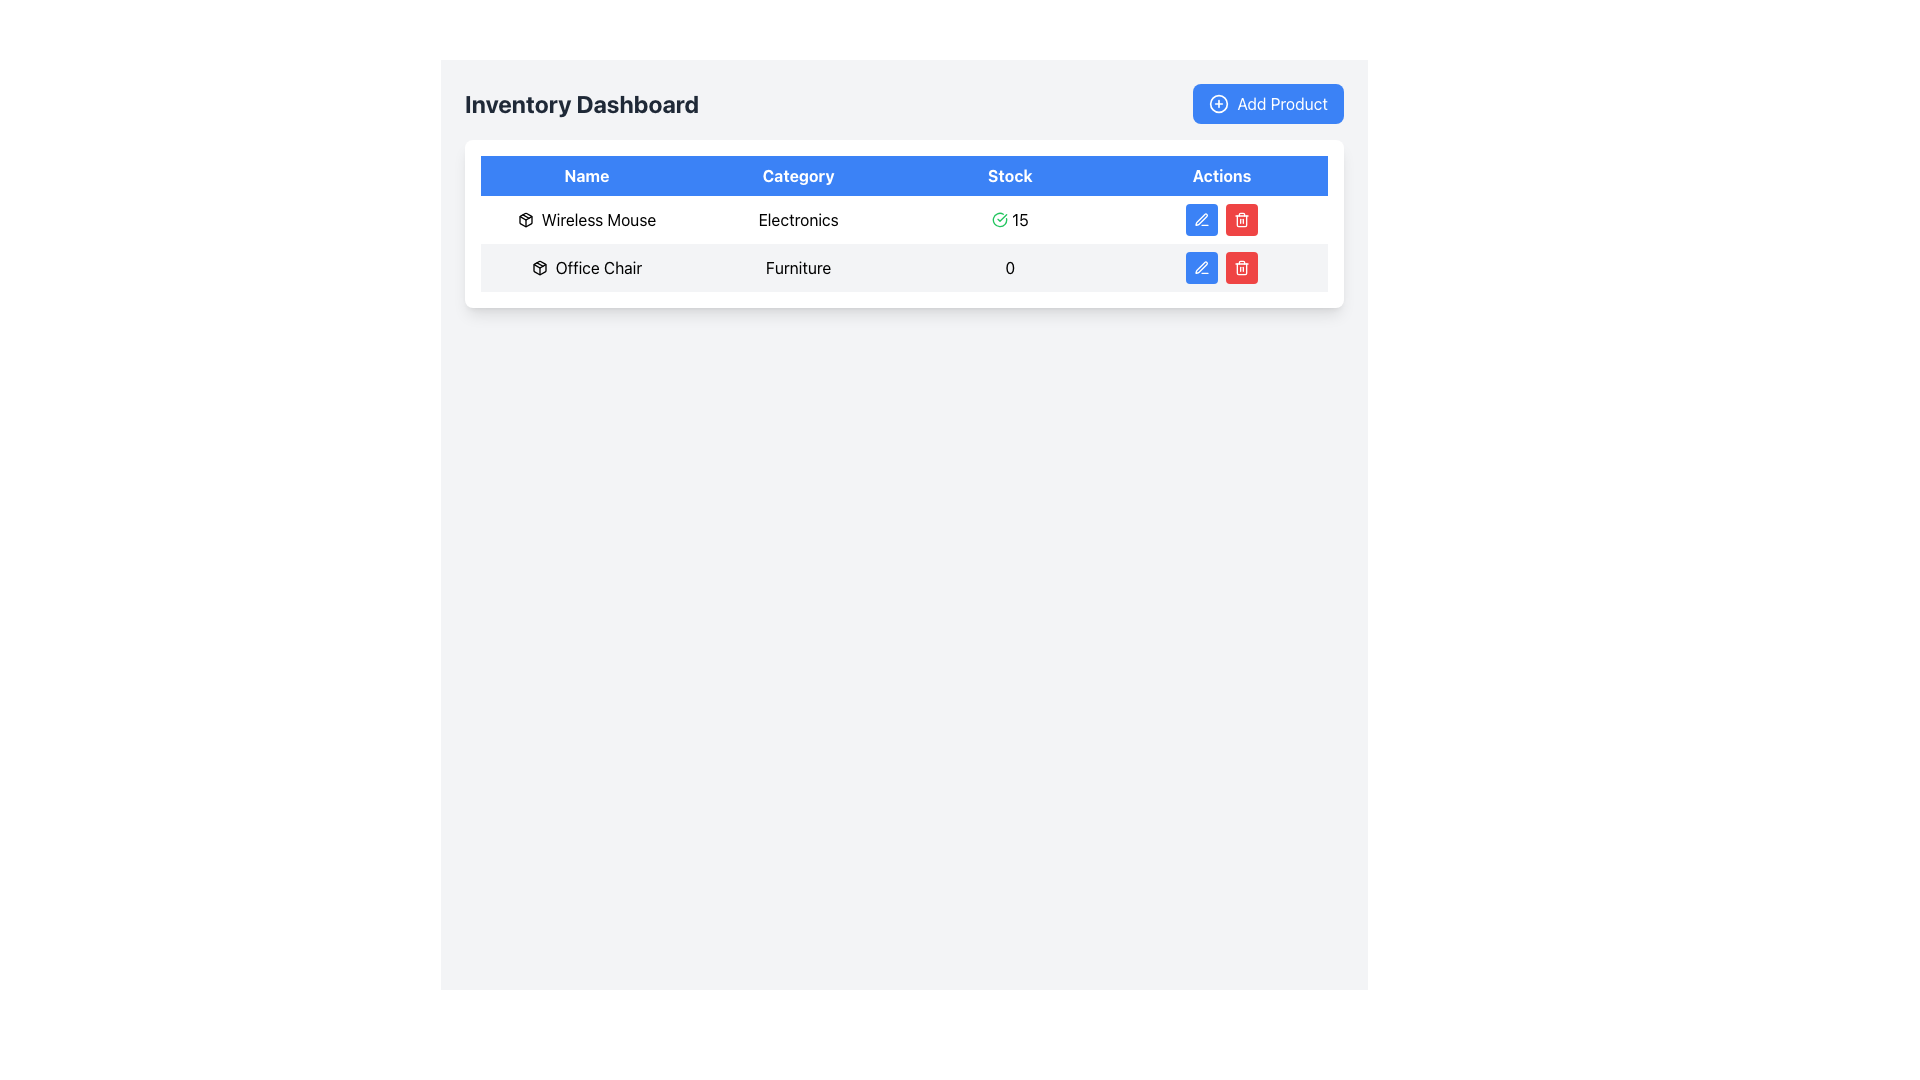  What do you see at coordinates (1241, 266) in the screenshot?
I see `the delete button located in the second table row under the 'Actions' column` at bounding box center [1241, 266].